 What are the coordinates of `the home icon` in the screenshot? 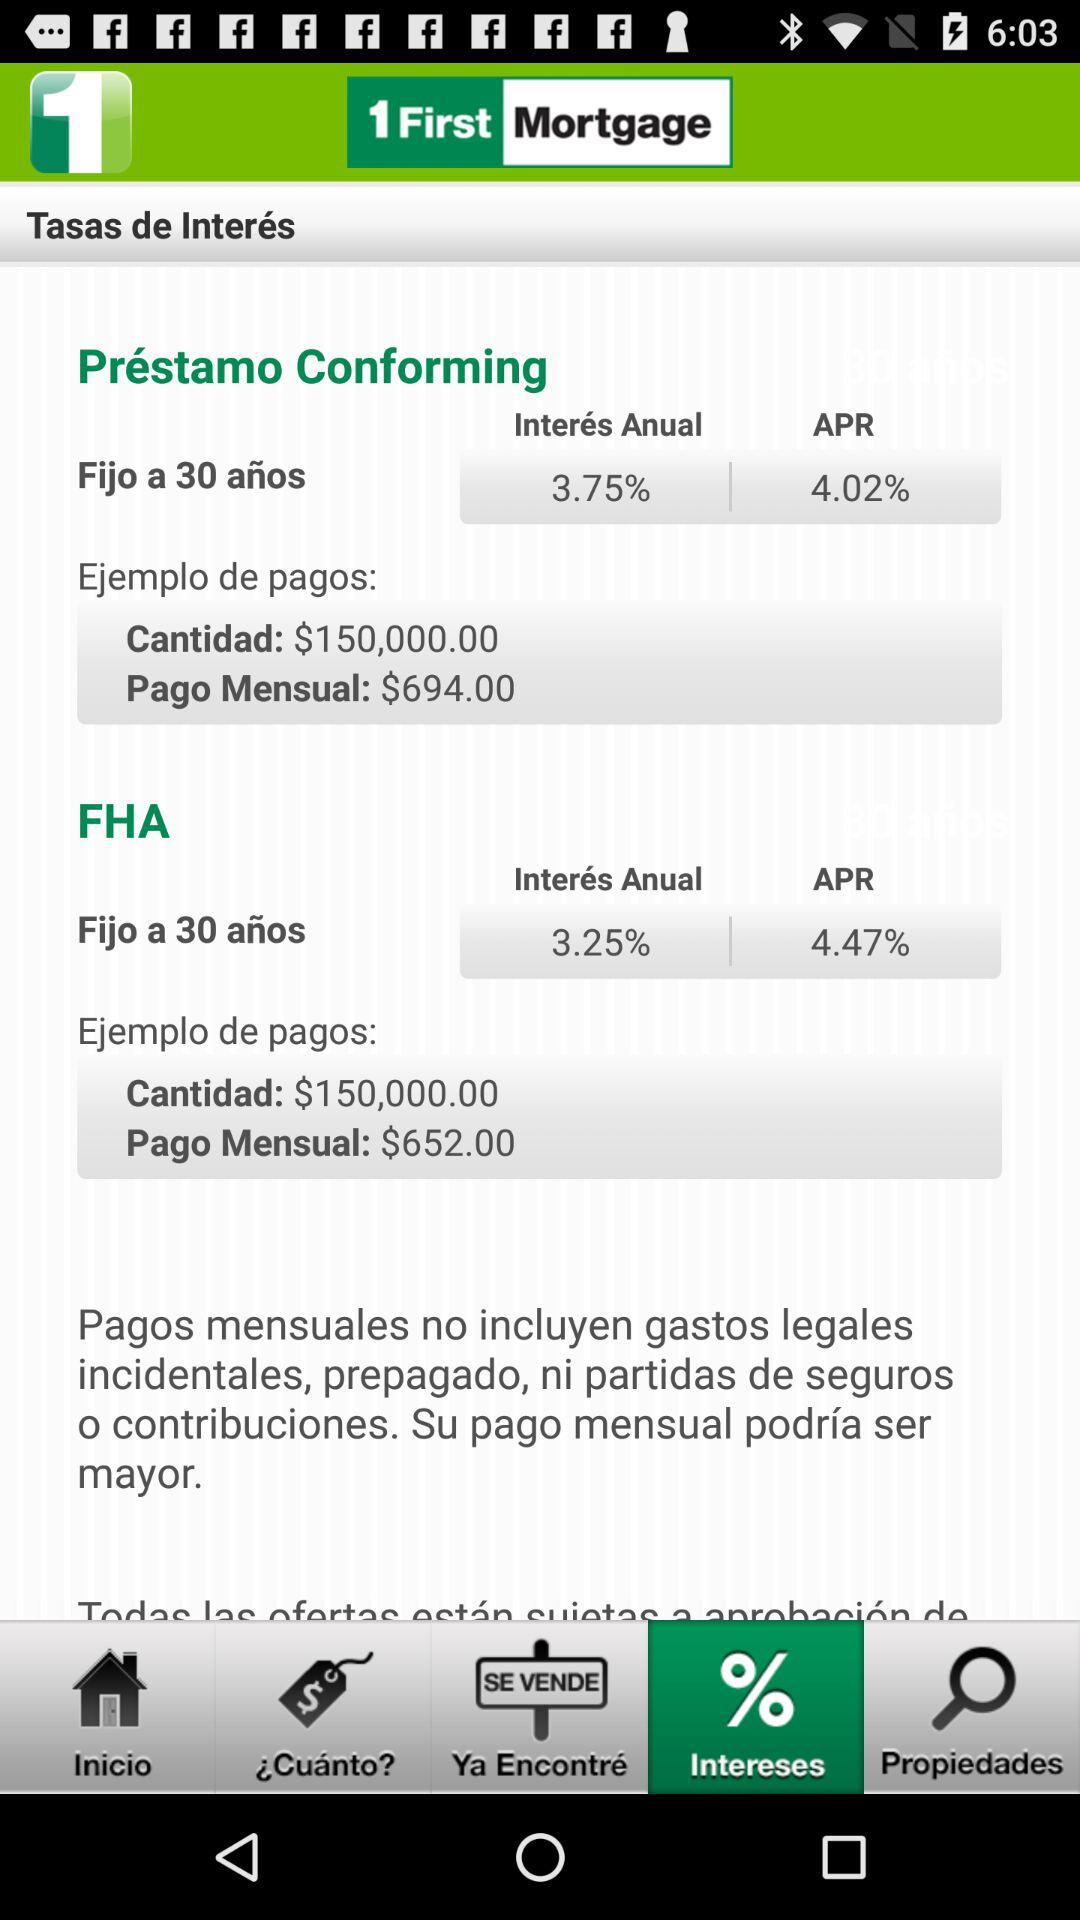 It's located at (108, 1826).